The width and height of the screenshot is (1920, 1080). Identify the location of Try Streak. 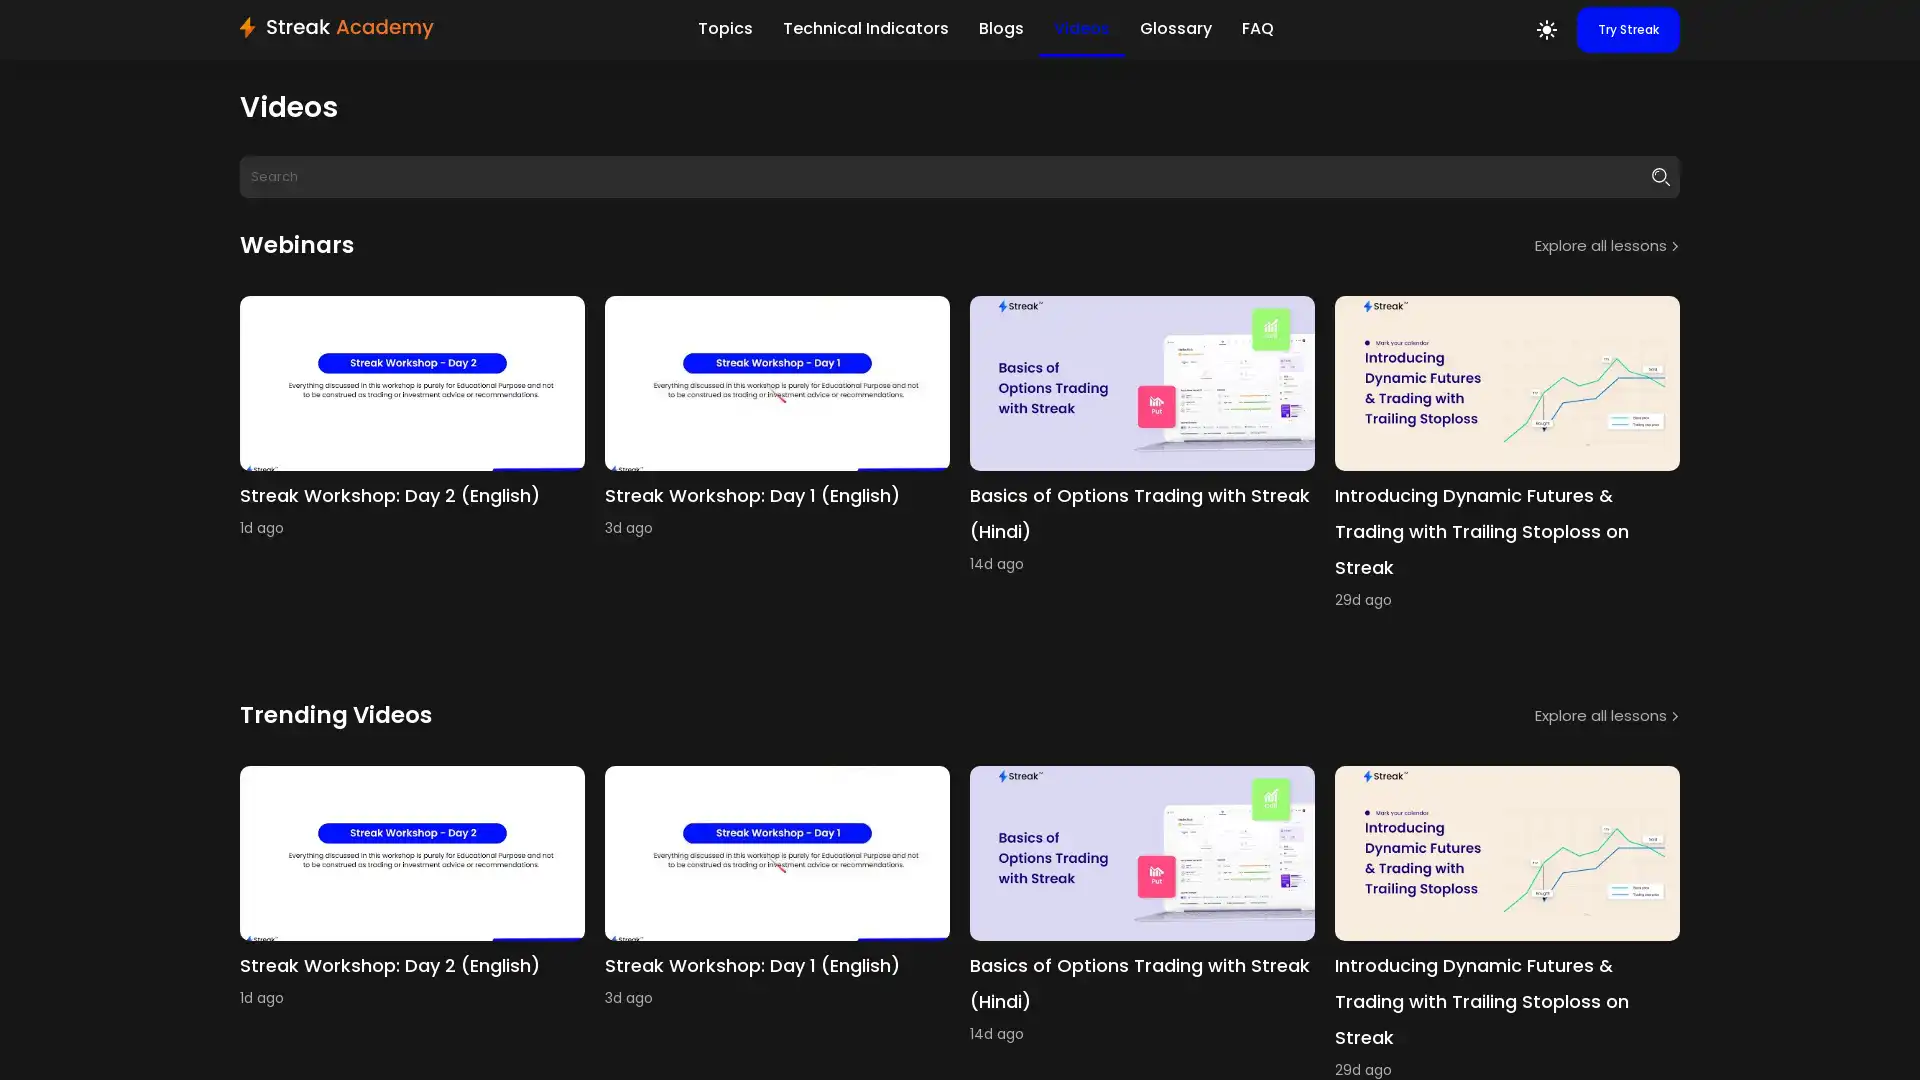
(1628, 30).